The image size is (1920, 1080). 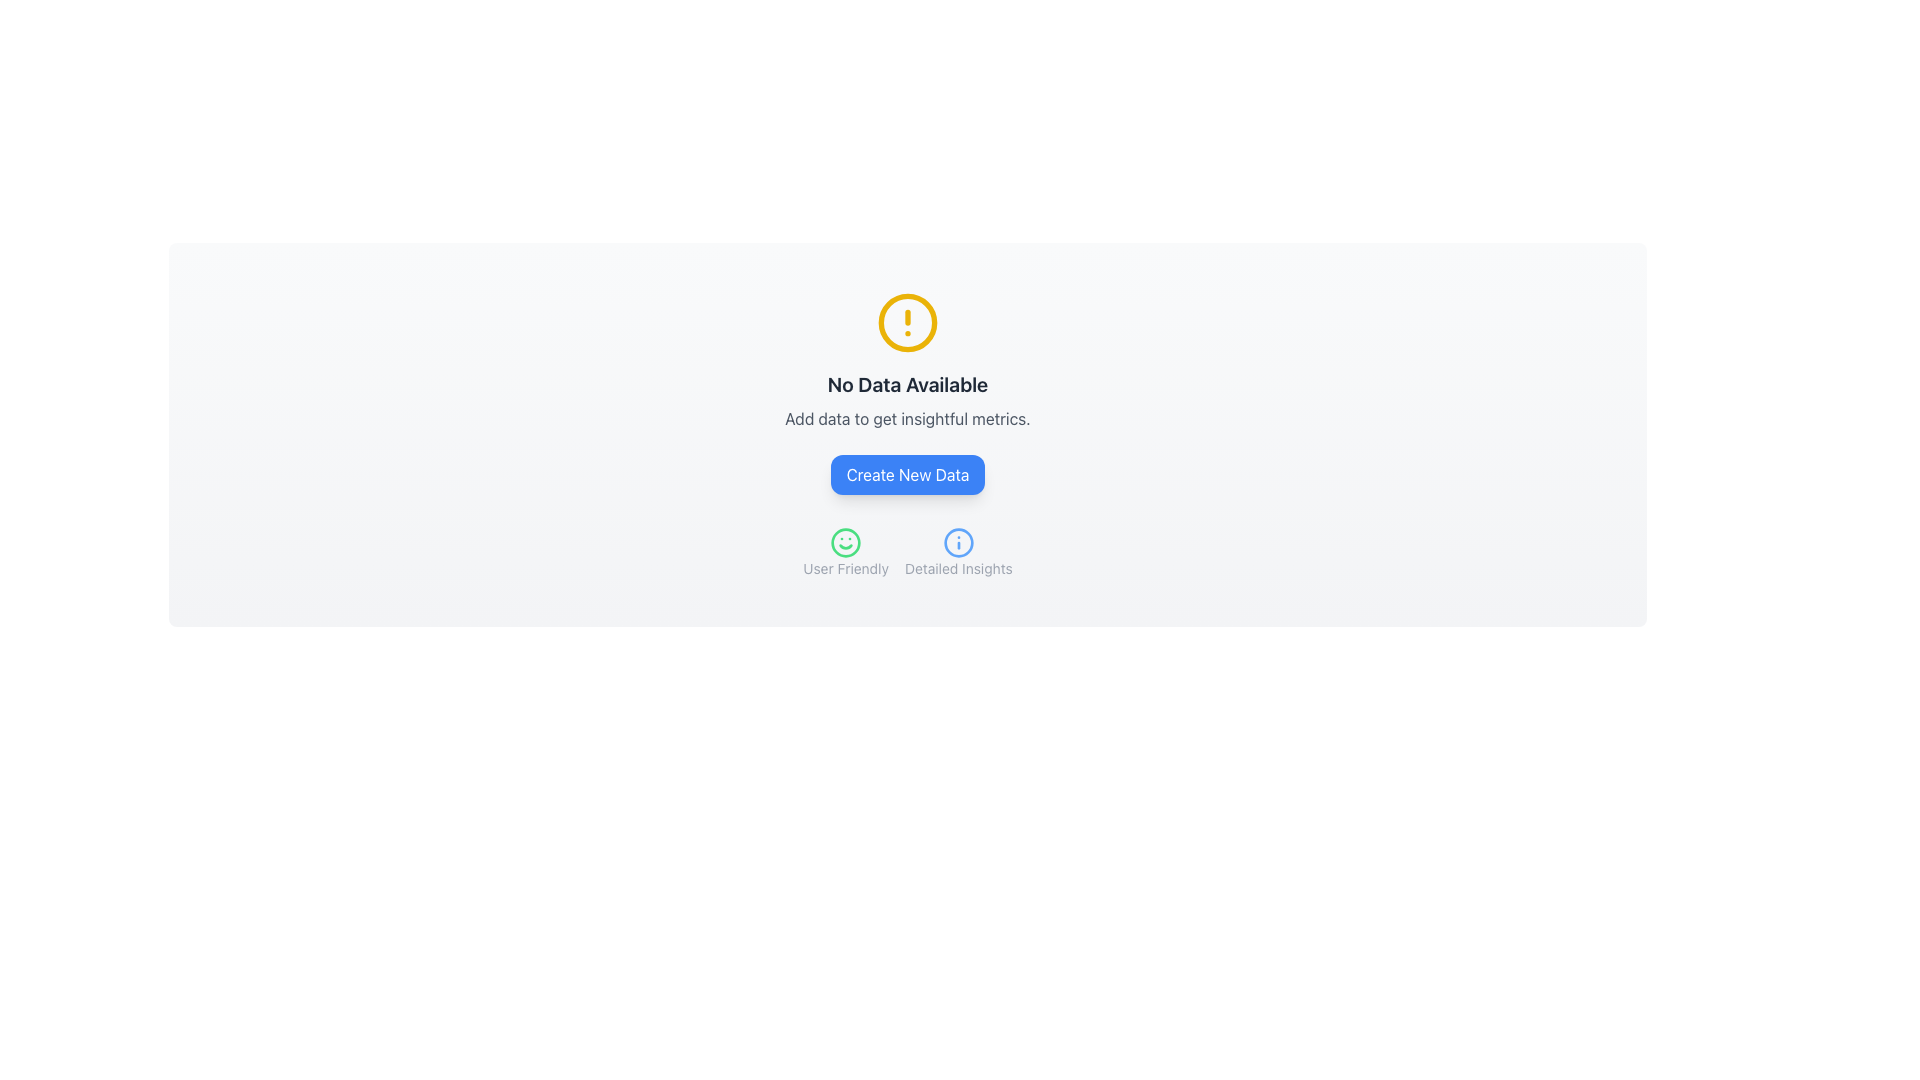 I want to click on the text label displaying 'User Friendly', which is a small, gray-colored font located below a green smiley icon and aligned centrally among other elements, so click(x=846, y=569).